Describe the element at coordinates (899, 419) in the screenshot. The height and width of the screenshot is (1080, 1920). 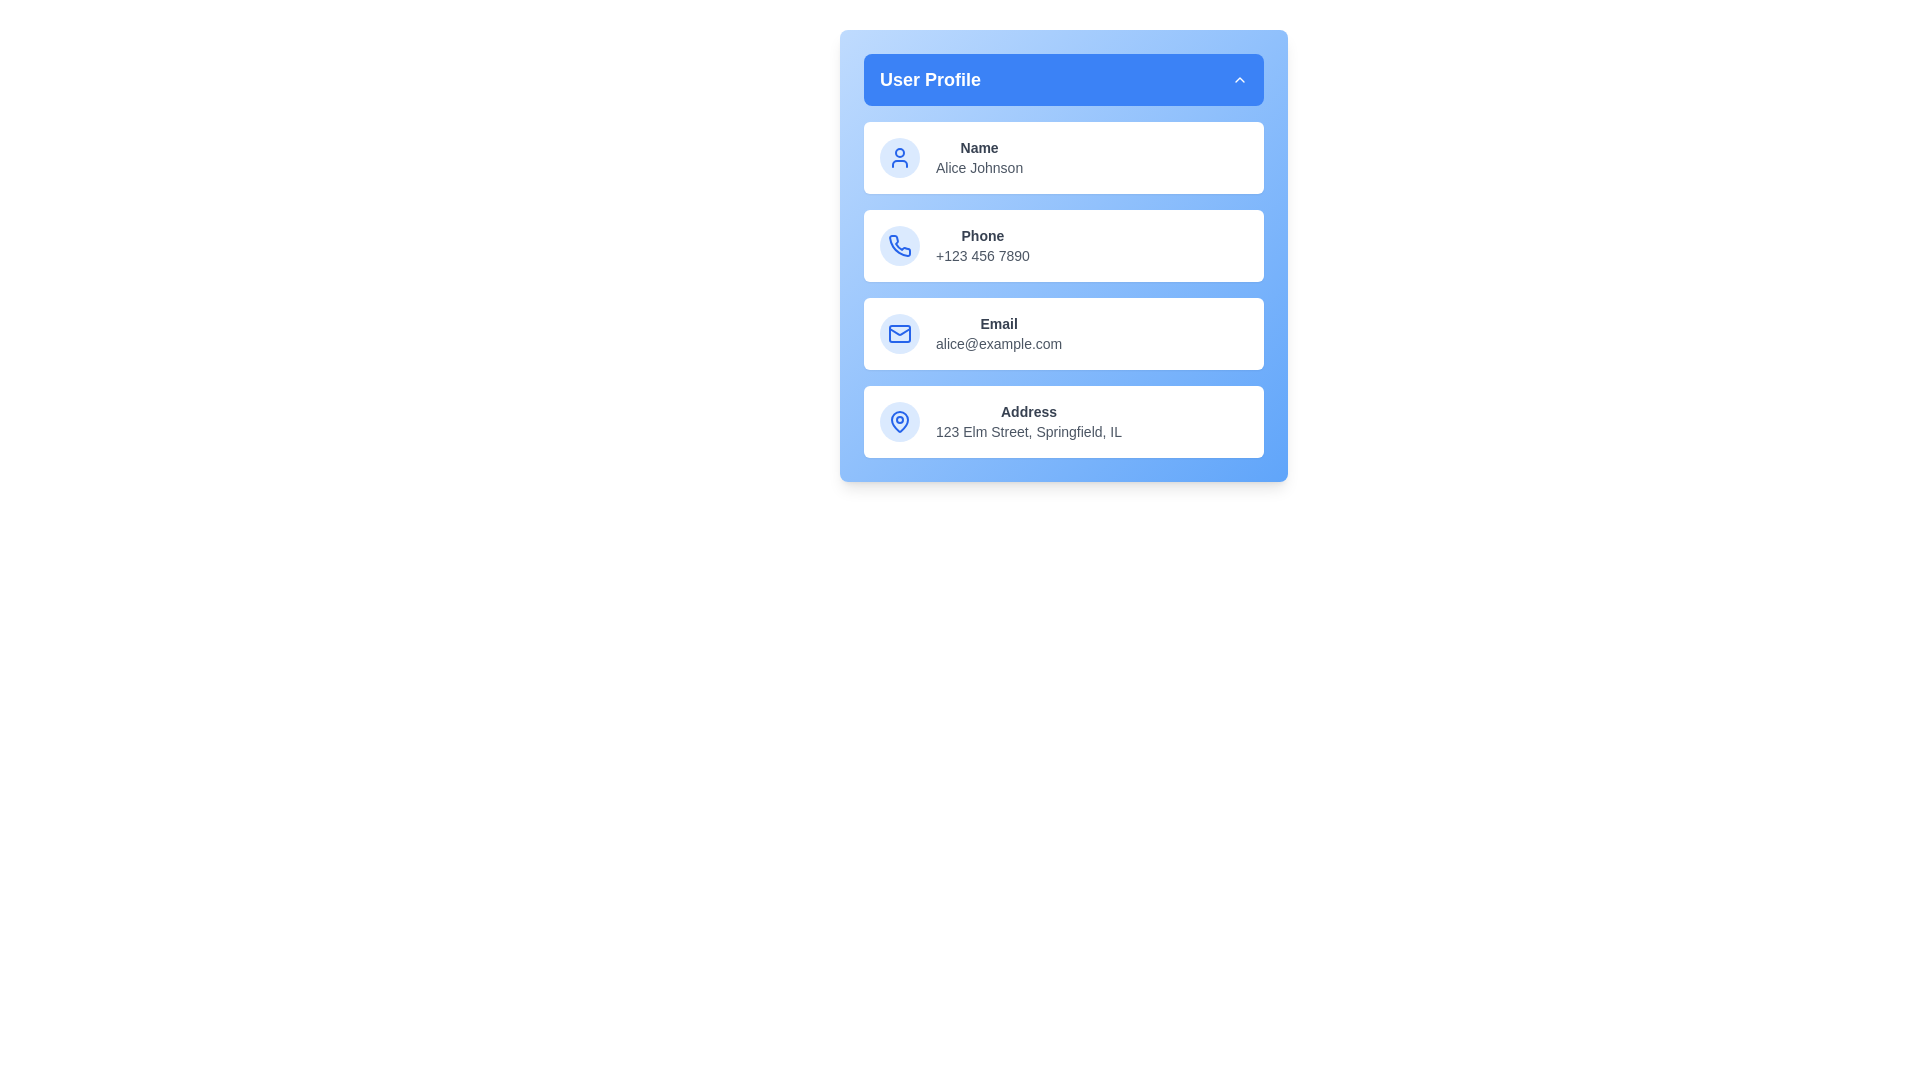
I see `the icon representing the address in the list entry for '123 Elm Street, Springfield, IL'` at that location.